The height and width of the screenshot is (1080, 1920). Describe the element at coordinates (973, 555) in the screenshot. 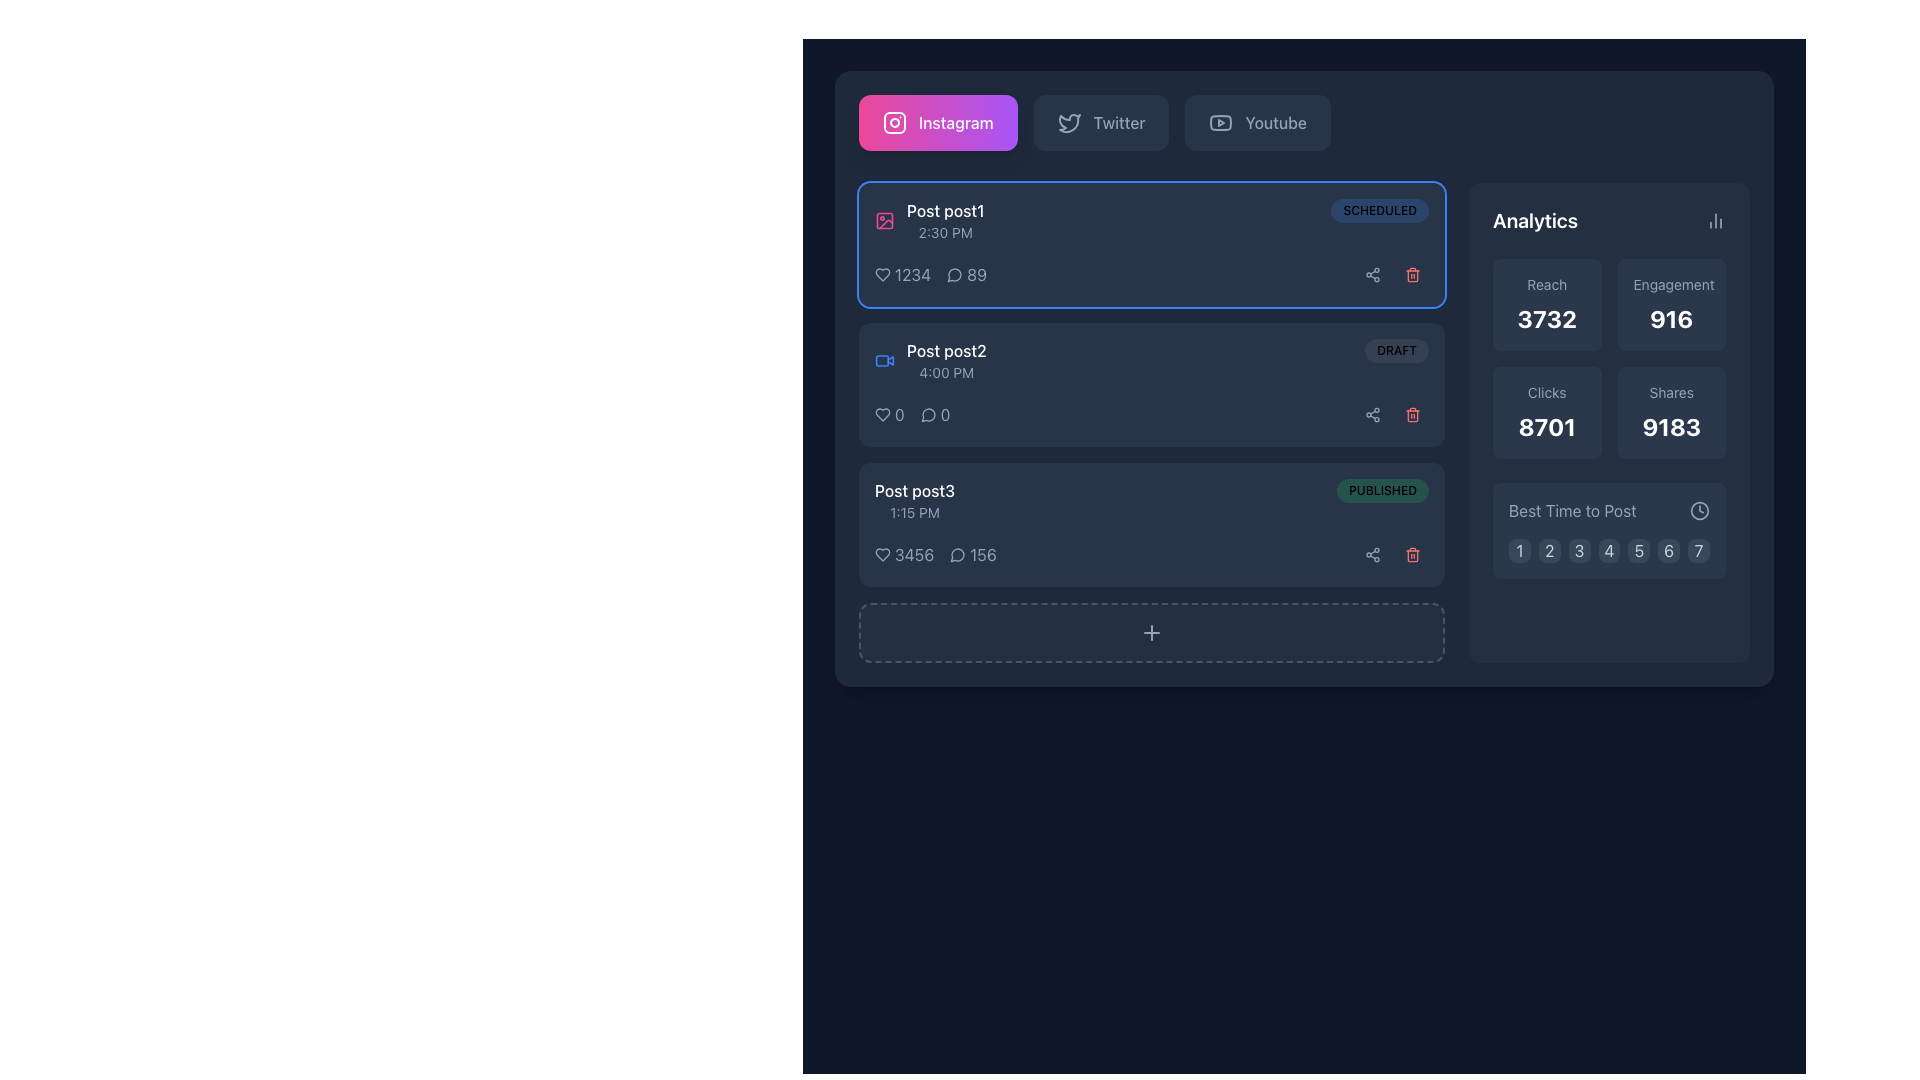

I see `the comments icon and text combination located in the second group under the 'Post post3' section, positioned to the right of the heart icon` at that location.